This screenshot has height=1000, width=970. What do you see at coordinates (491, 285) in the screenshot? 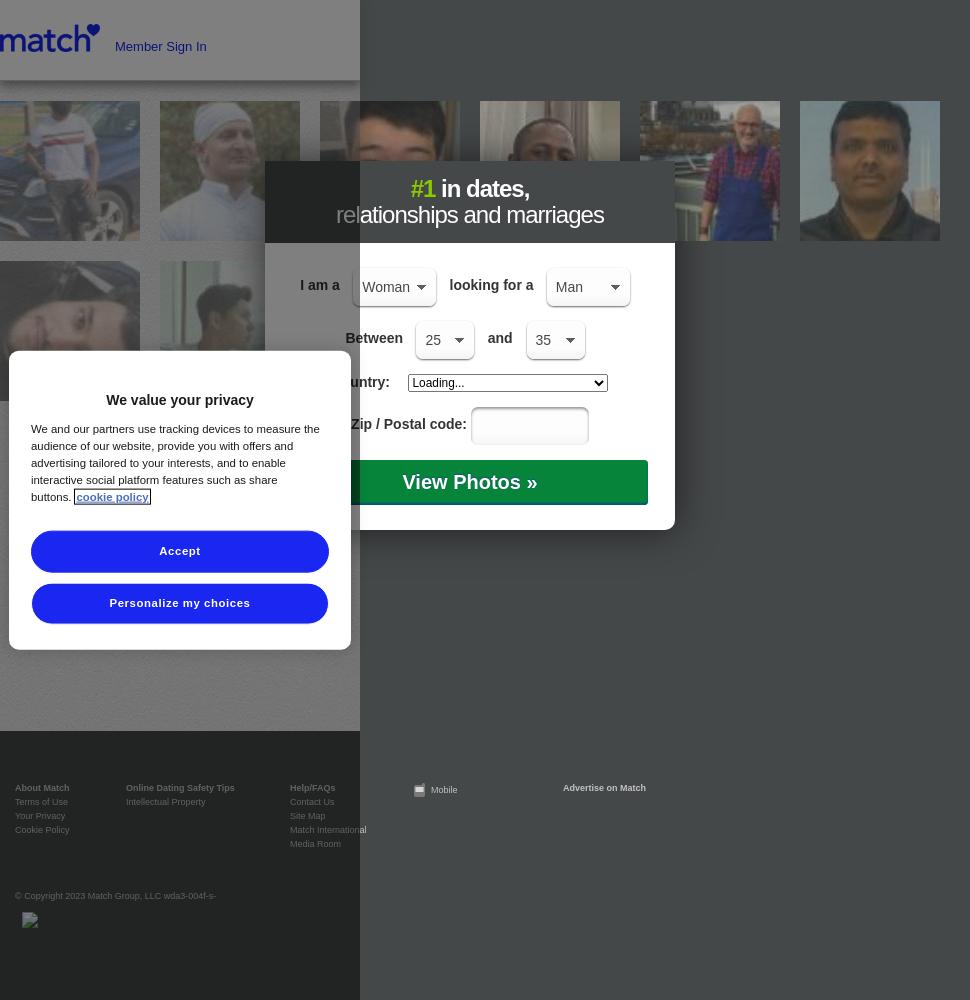
I see `'looking for a'` at bounding box center [491, 285].